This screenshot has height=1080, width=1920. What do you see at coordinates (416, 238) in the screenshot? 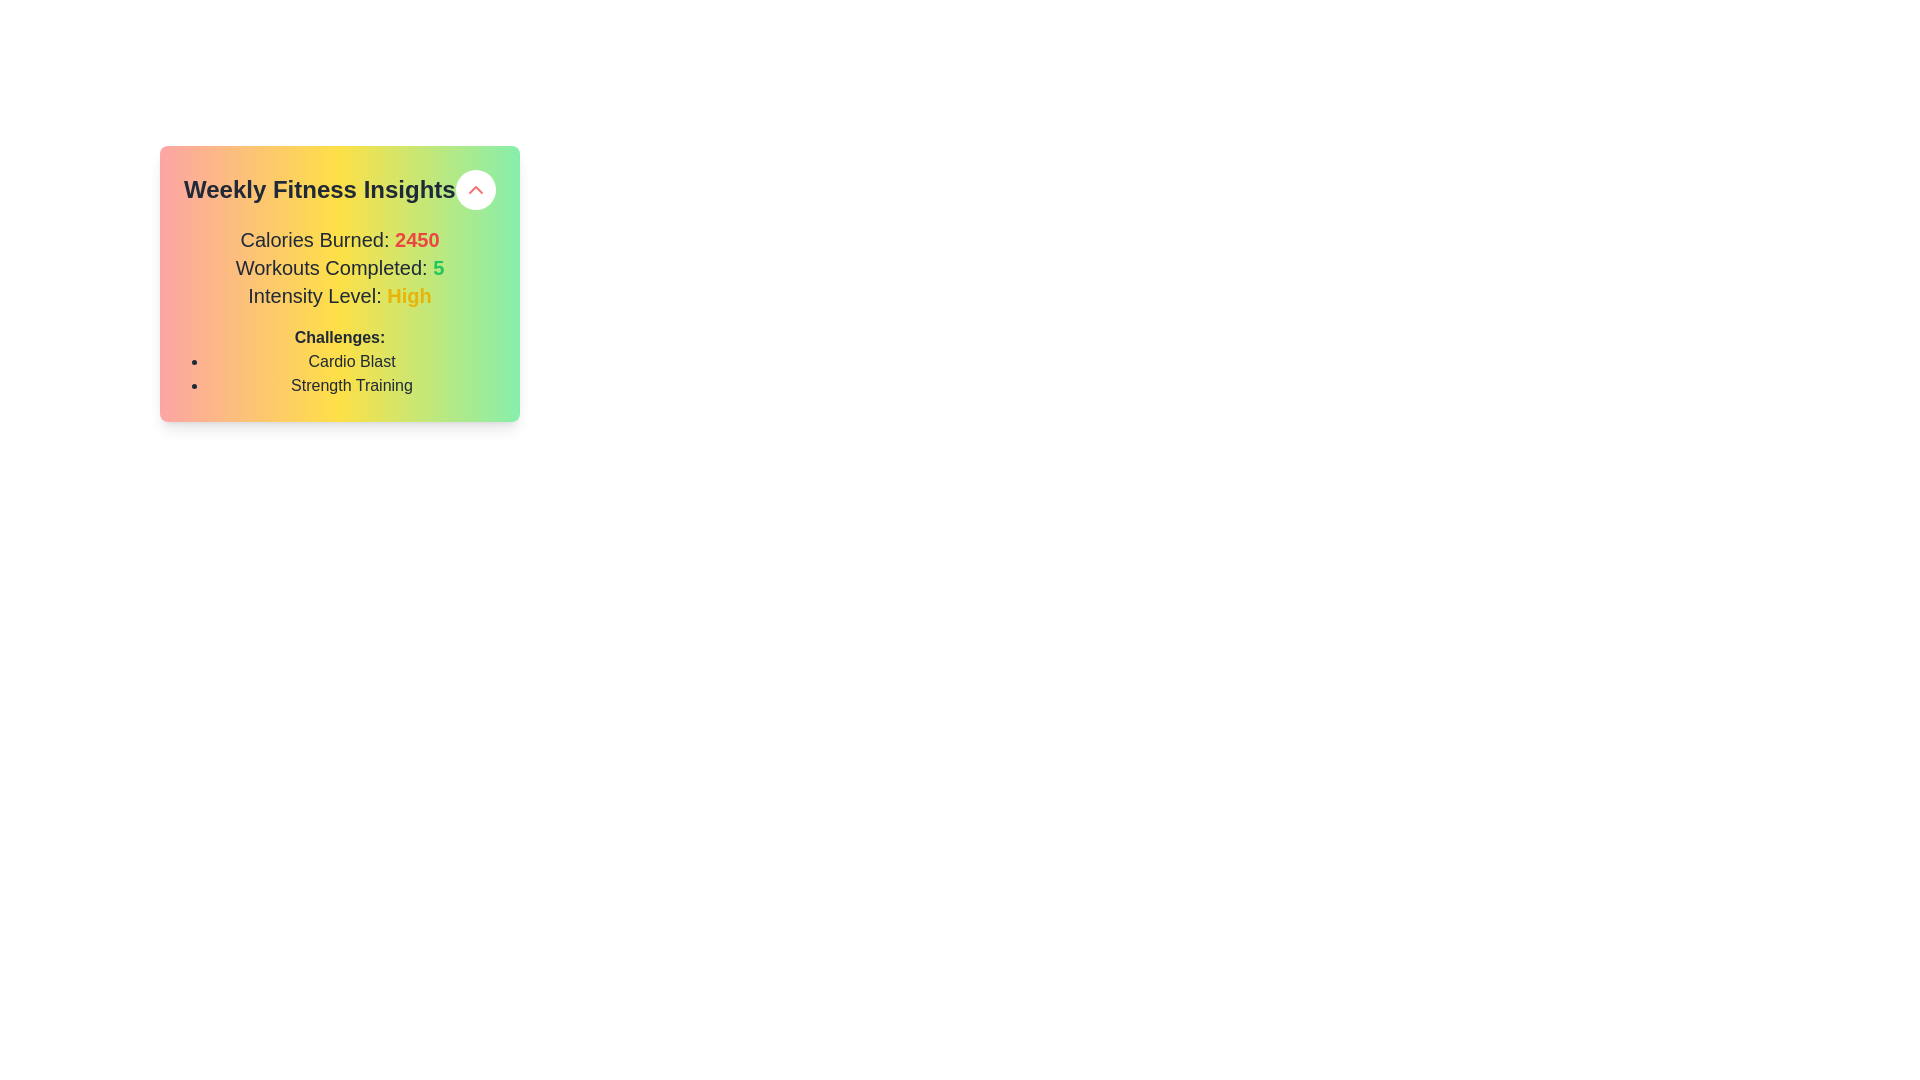
I see `the calorie count text '2450' which represents the calories burned, located in the upper-left portion of the 'Weekly Fitness Insights' card` at bounding box center [416, 238].